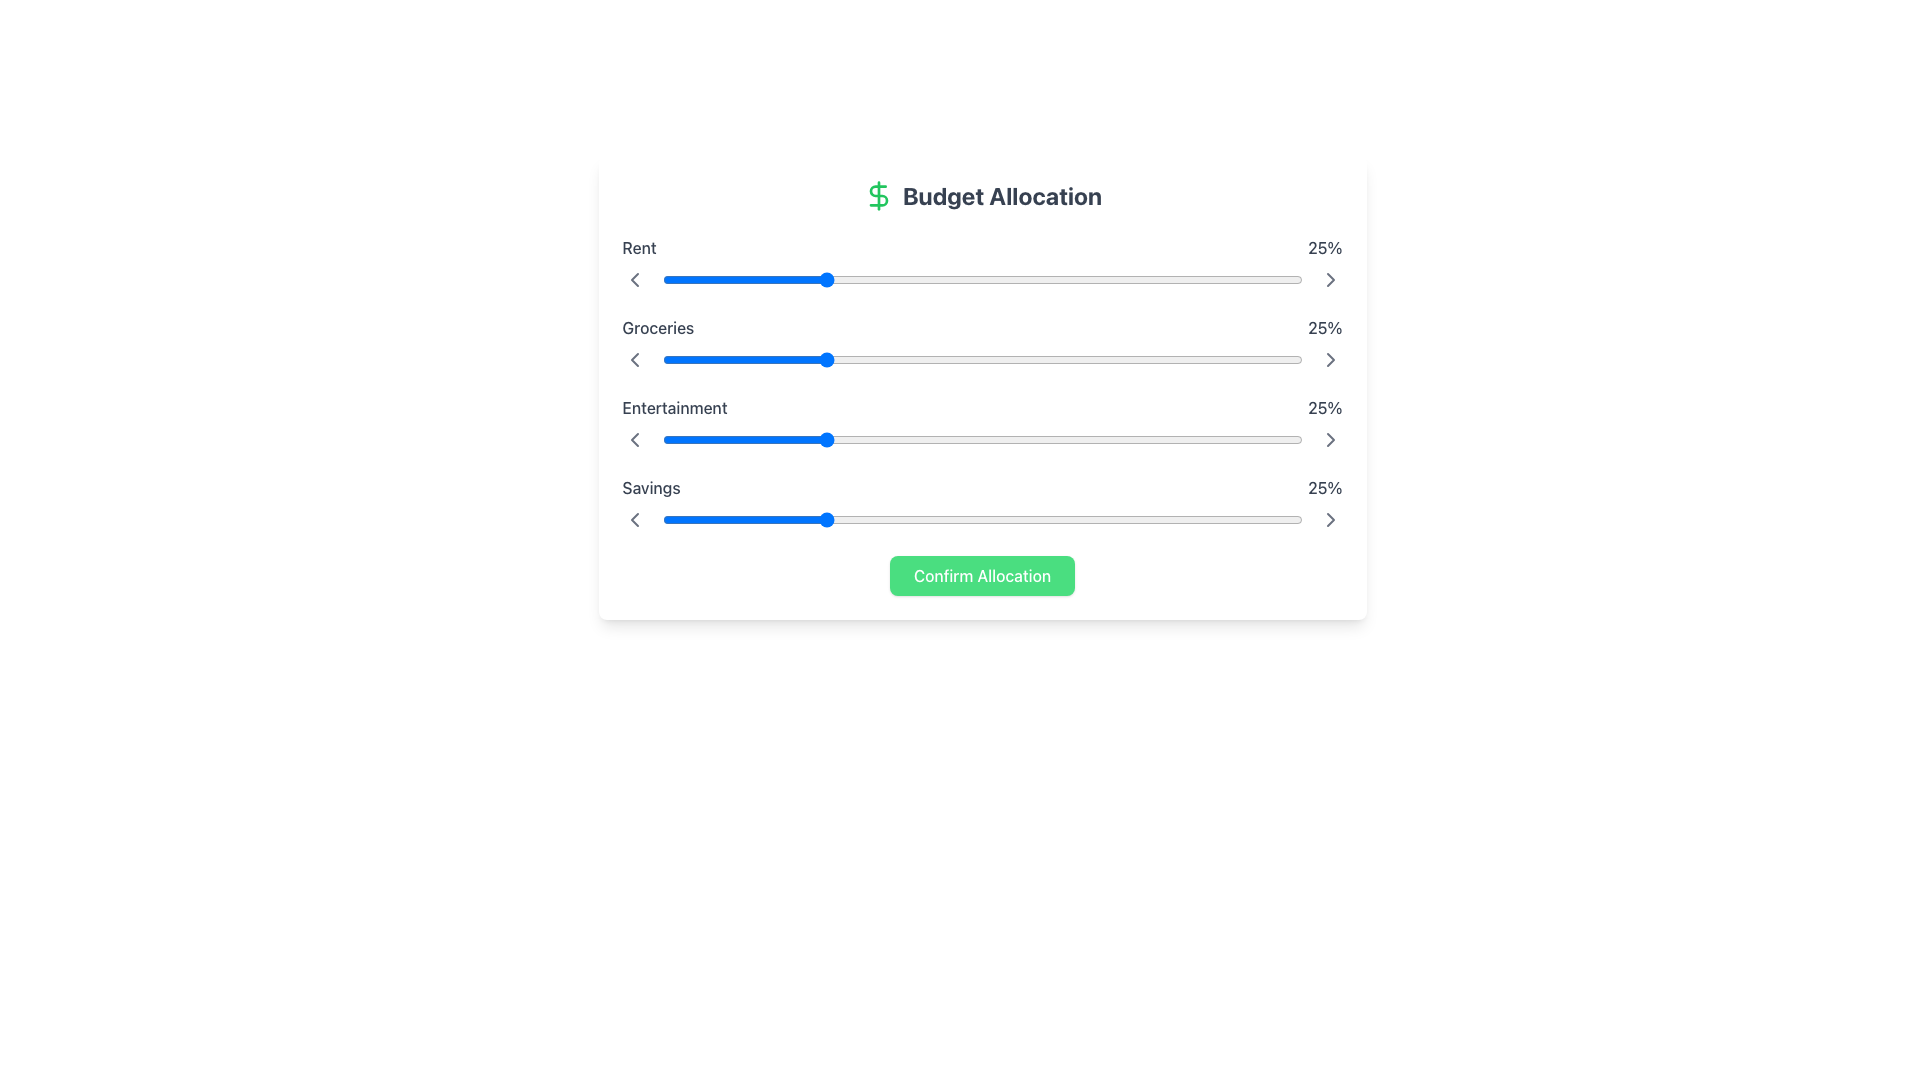 This screenshot has height=1080, width=1920. Describe the element at coordinates (976, 358) in the screenshot. I see `the groceries allocation percentage` at that location.